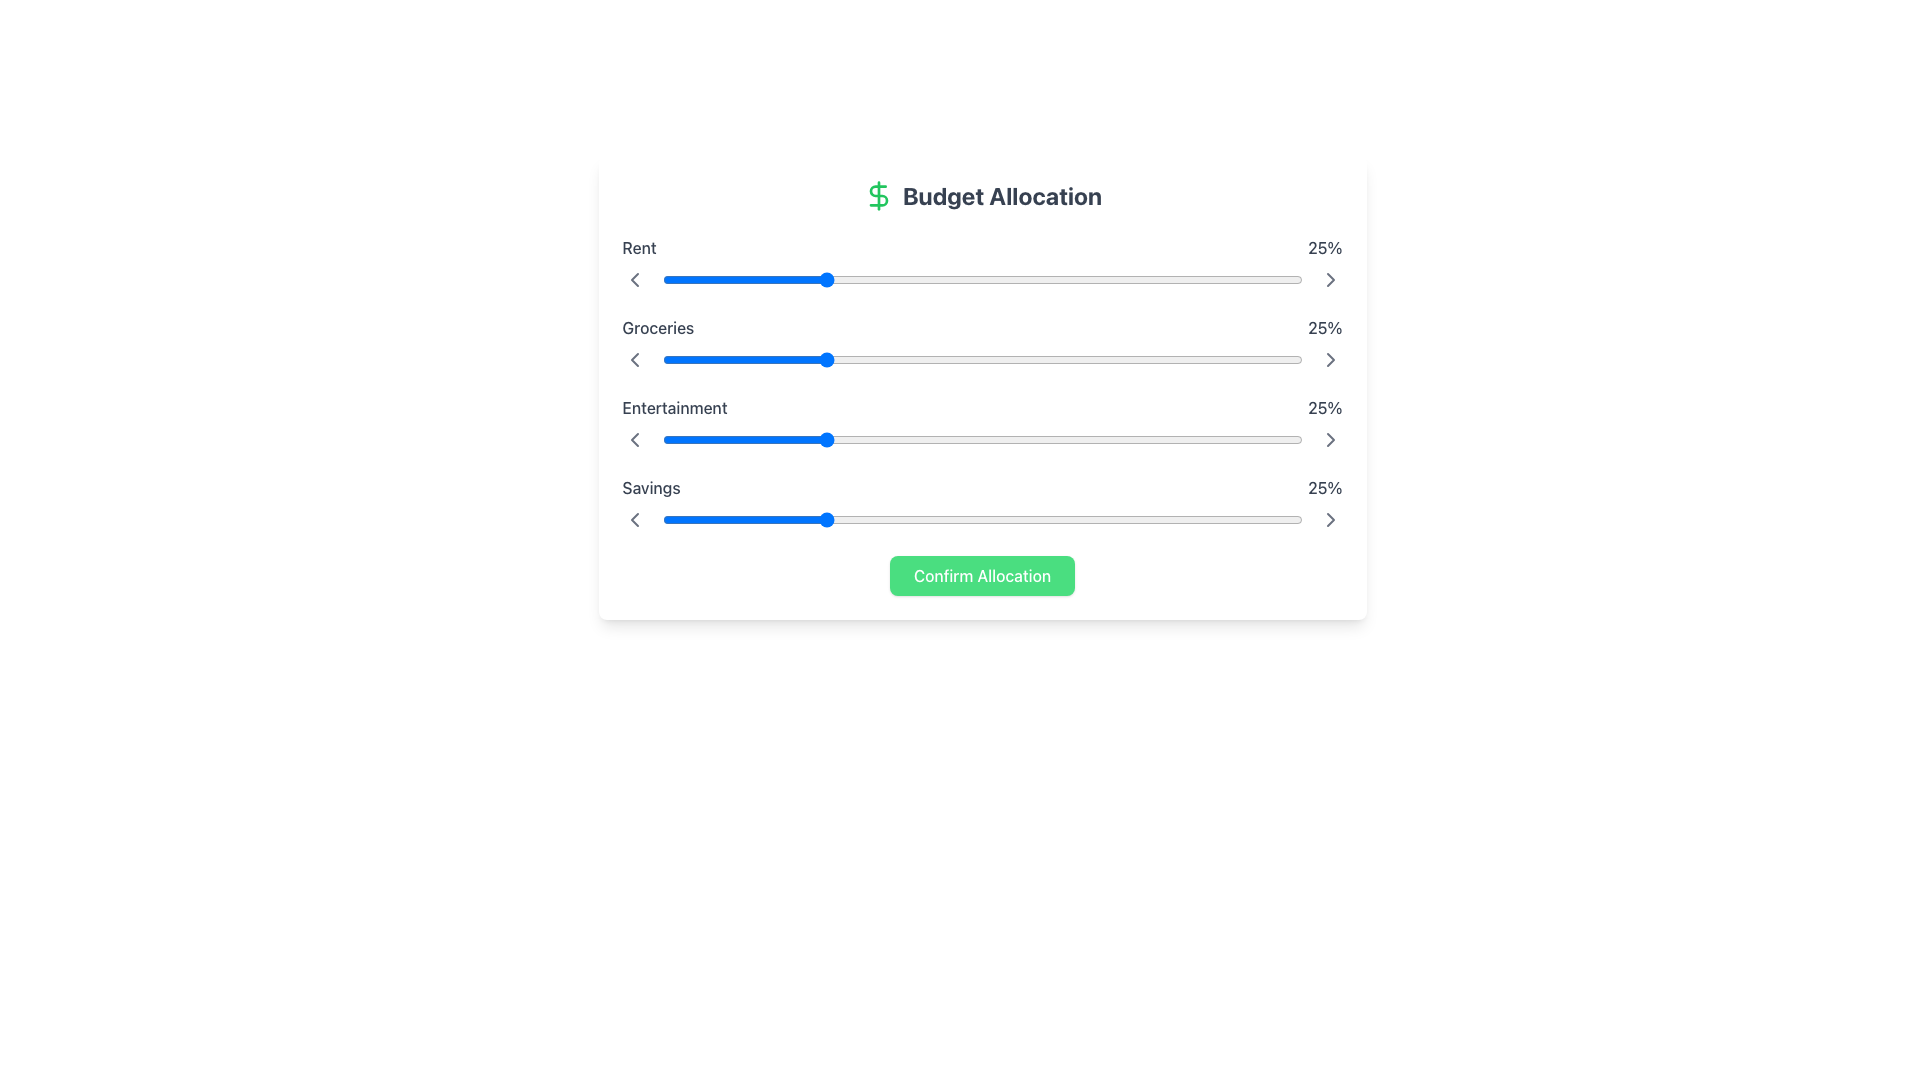 This screenshot has height=1080, width=1920. Describe the element at coordinates (976, 358) in the screenshot. I see `the groceries allocation percentage` at that location.